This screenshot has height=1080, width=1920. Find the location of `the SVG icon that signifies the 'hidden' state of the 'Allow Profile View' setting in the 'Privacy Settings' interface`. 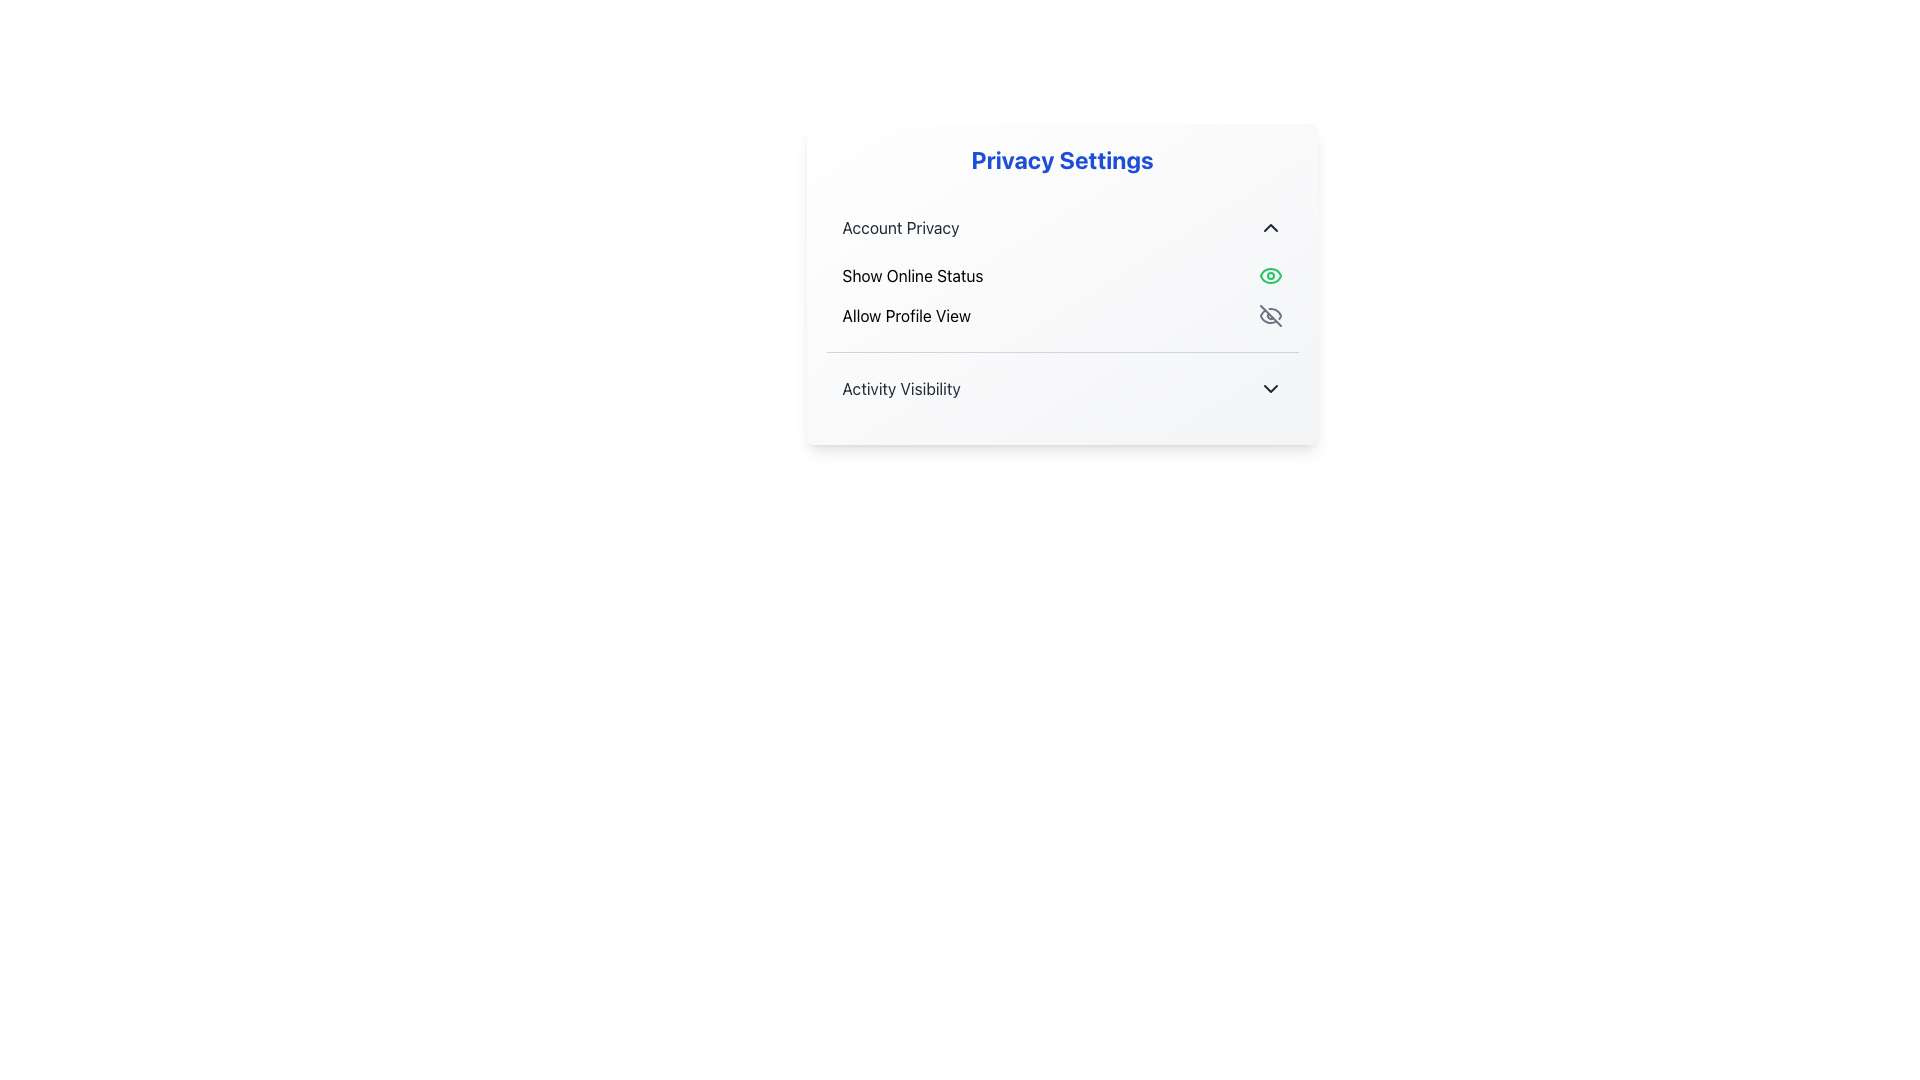

the SVG icon that signifies the 'hidden' state of the 'Allow Profile View' setting in the 'Privacy Settings' interface is located at coordinates (1269, 315).